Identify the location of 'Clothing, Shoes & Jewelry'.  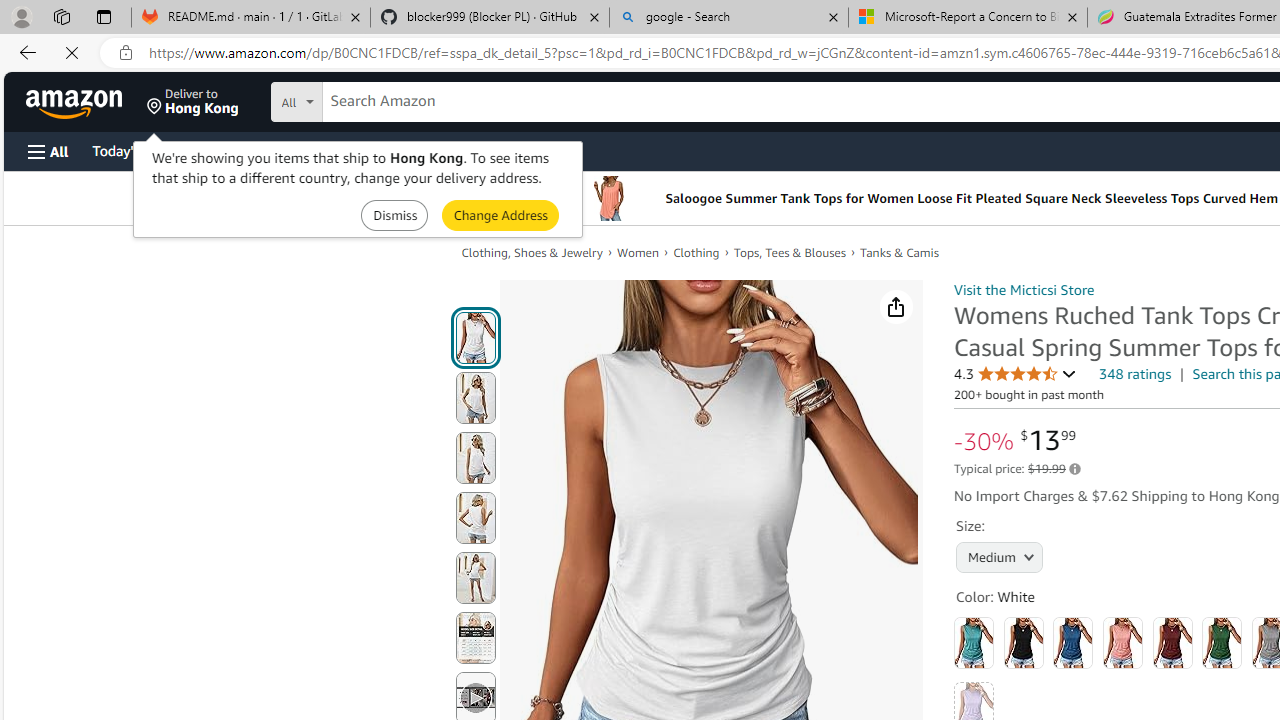
(539, 252).